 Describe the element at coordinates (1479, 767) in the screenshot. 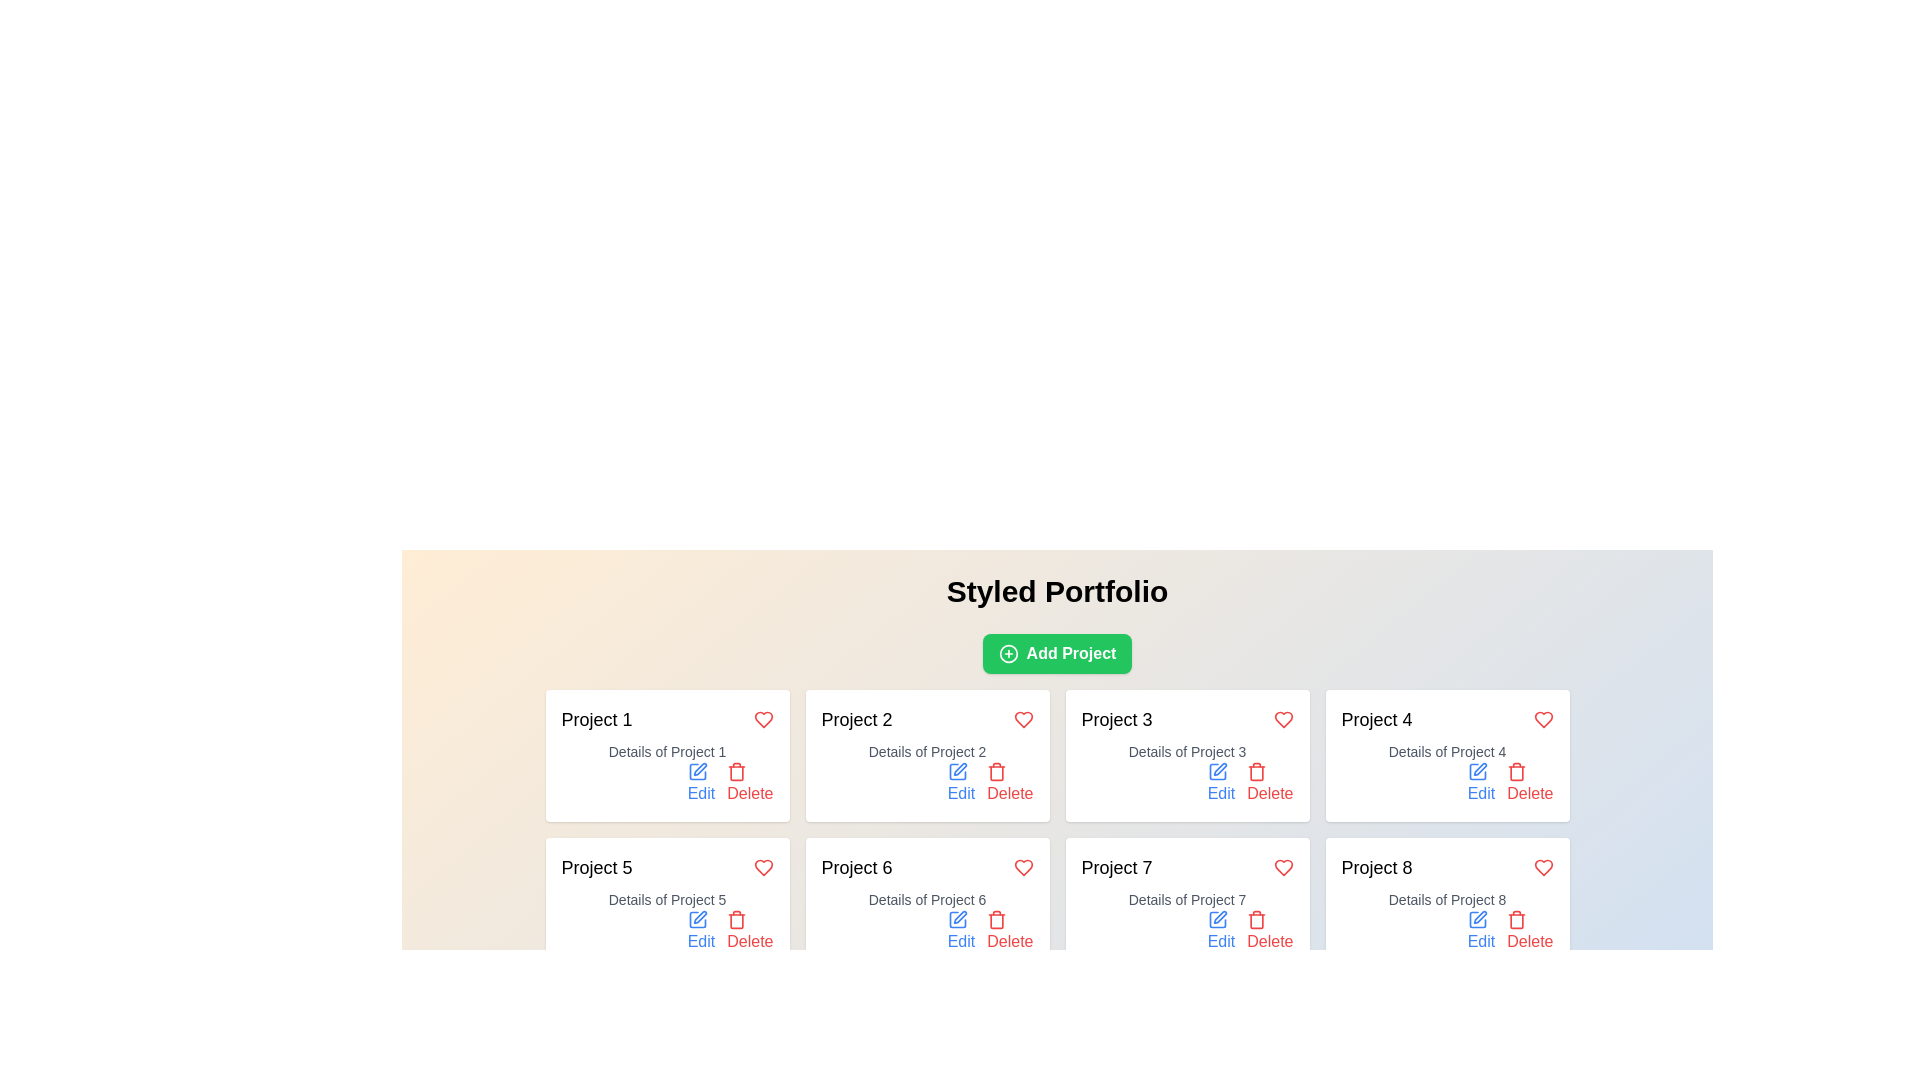

I see `the pen icon button located within the 'Project 4' card to initiate the edit action` at that location.